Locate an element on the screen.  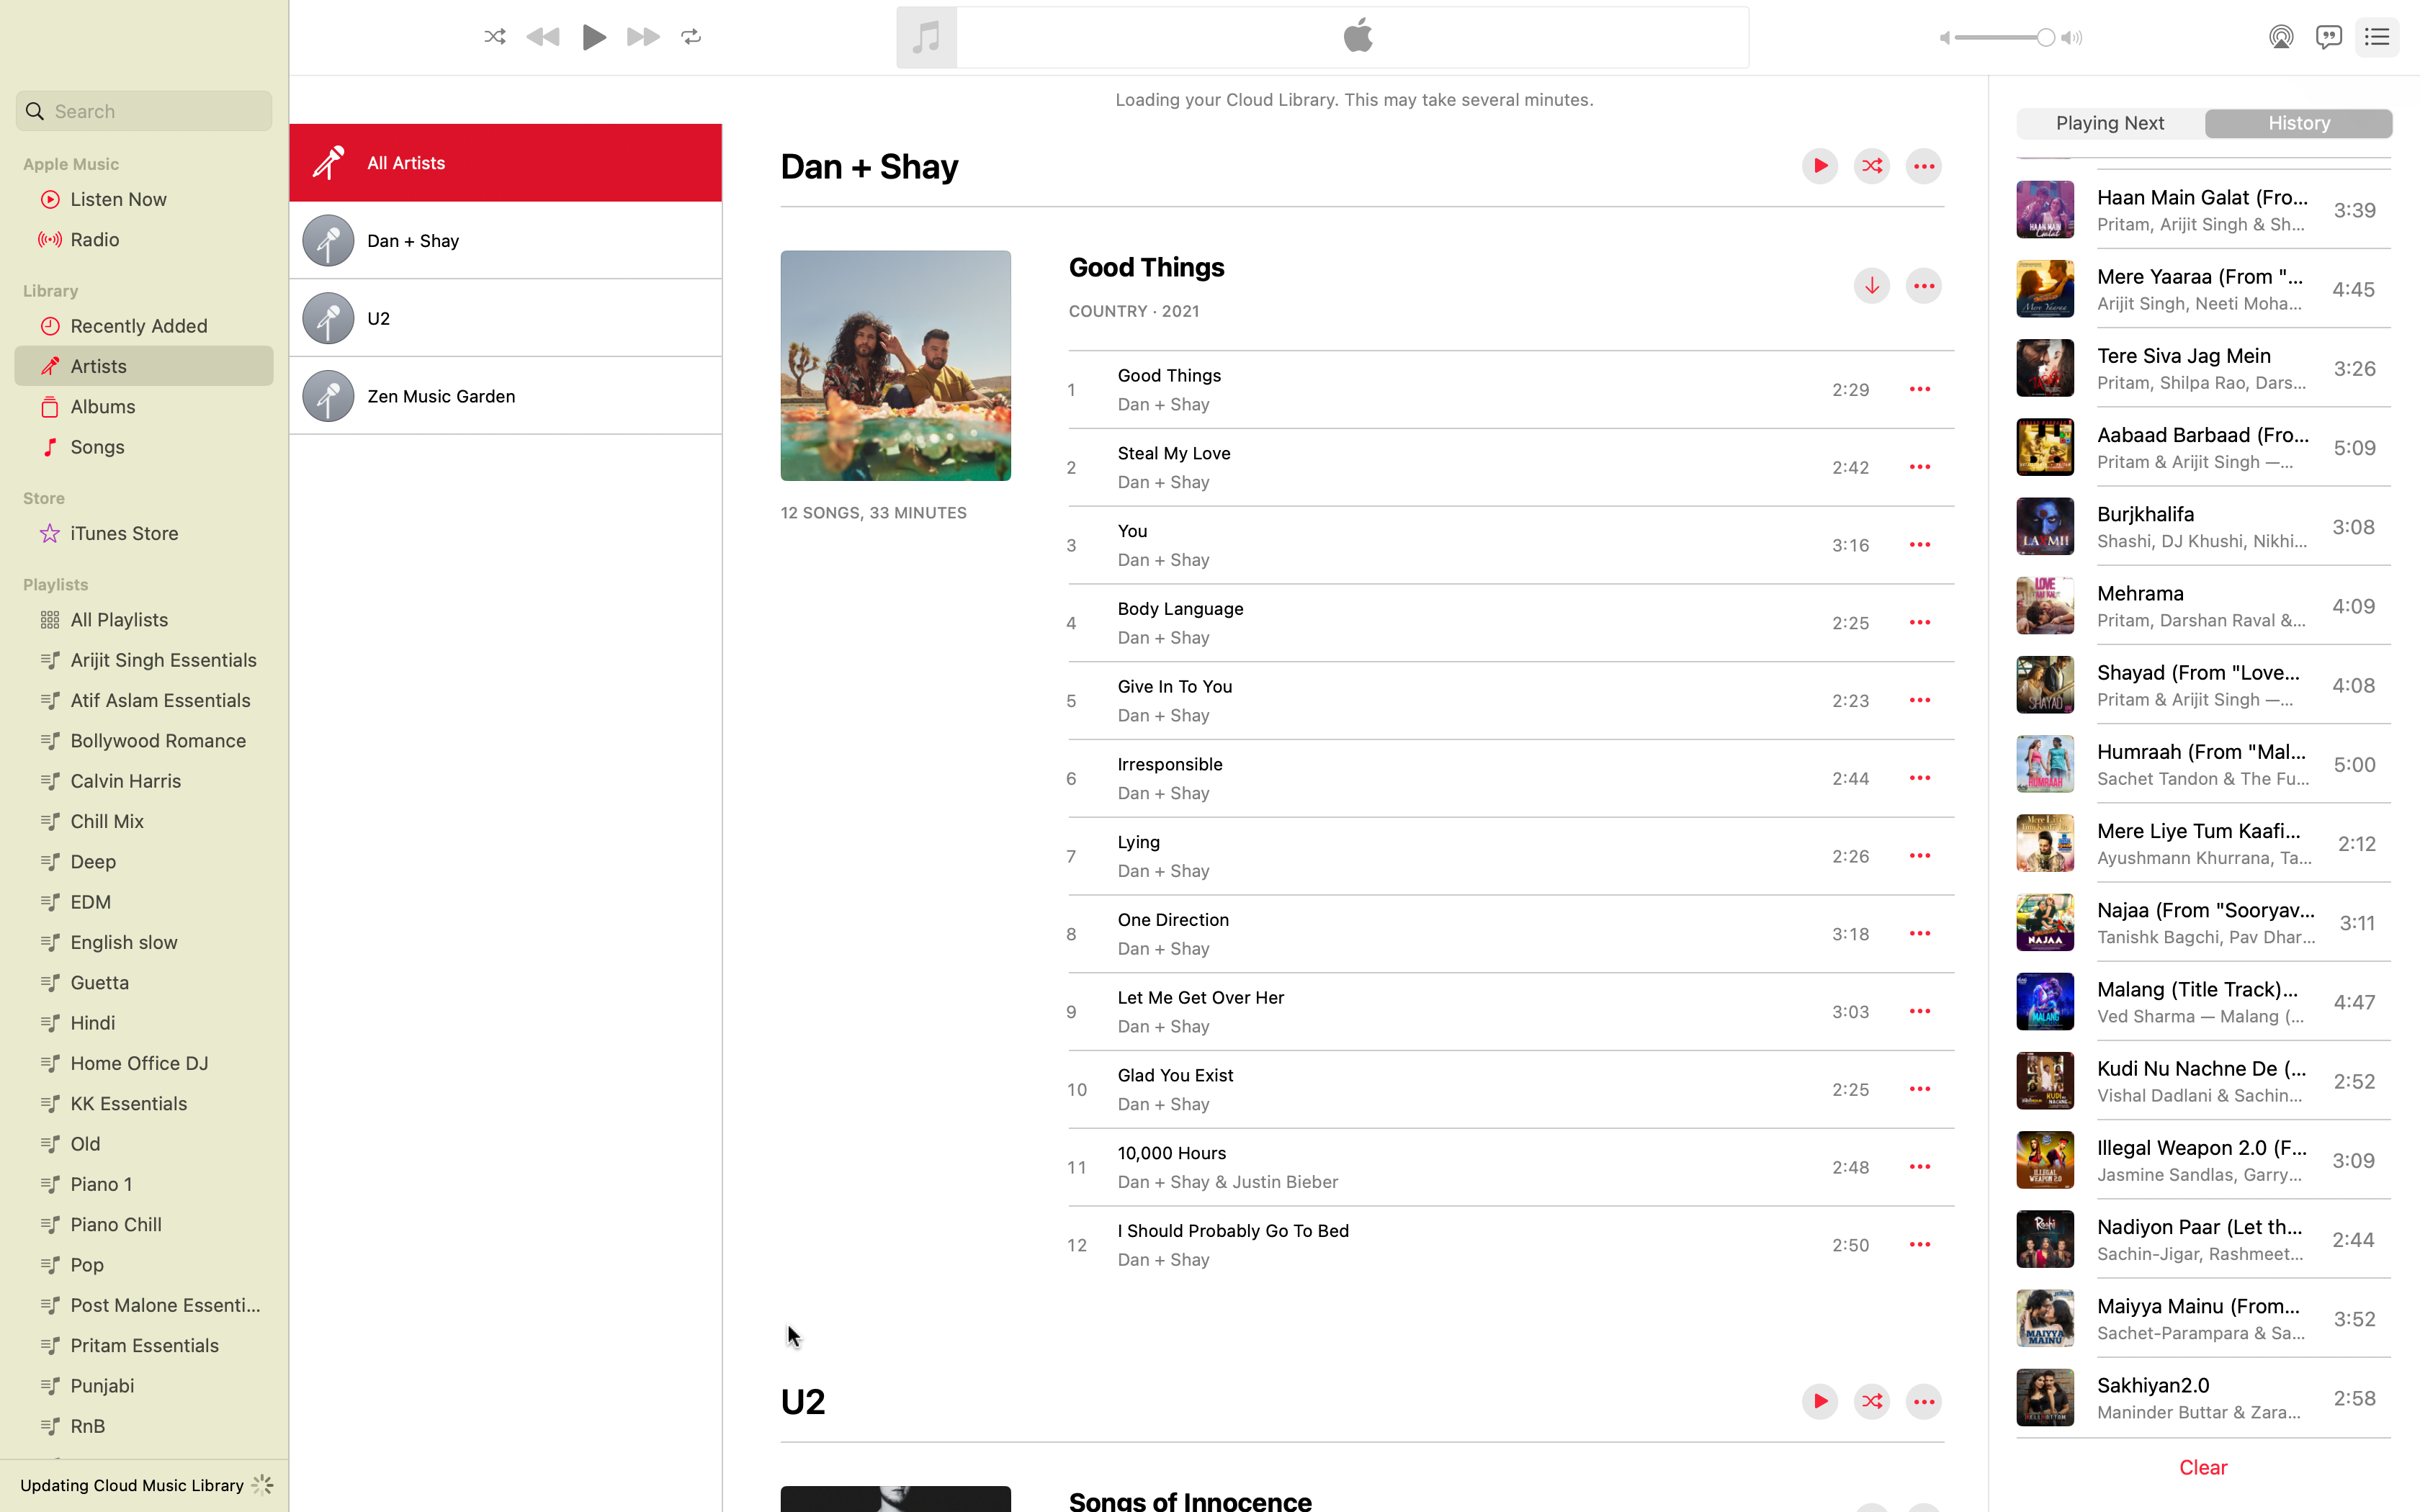
the archive of songs played earlier is located at coordinates (2299, 124).